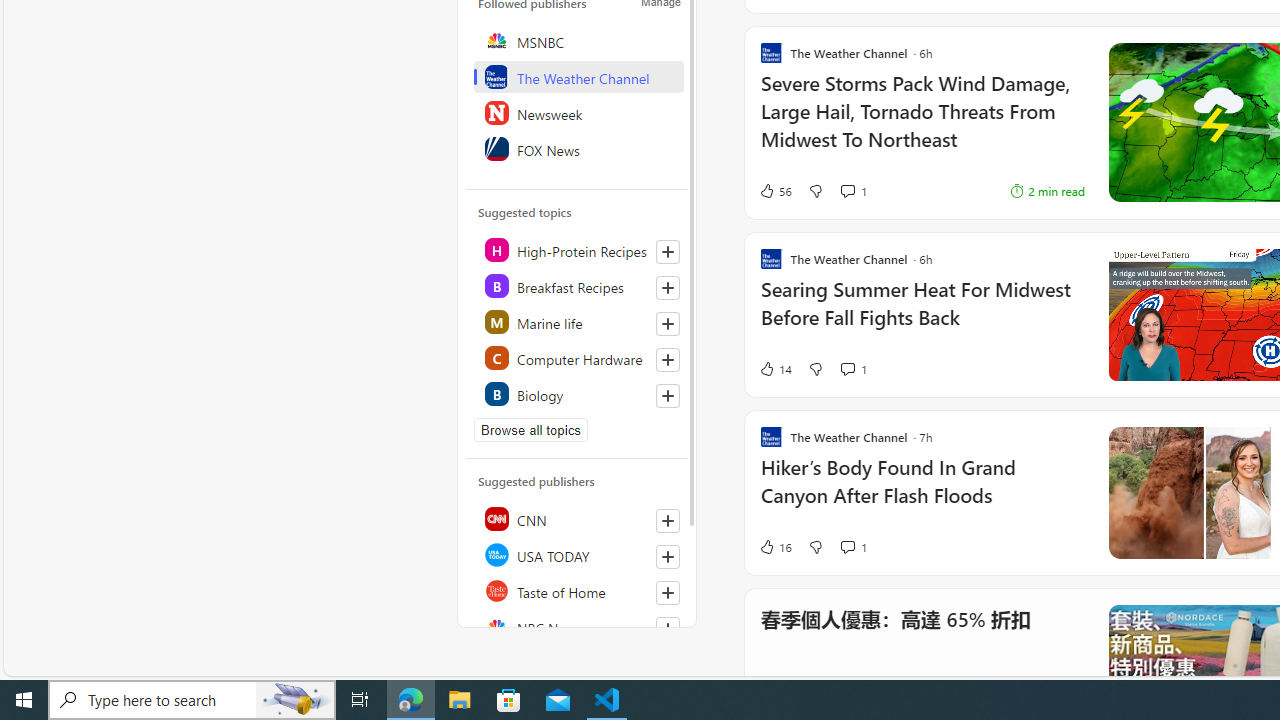  What do you see at coordinates (667, 396) in the screenshot?
I see `'Follow this topic'` at bounding box center [667, 396].